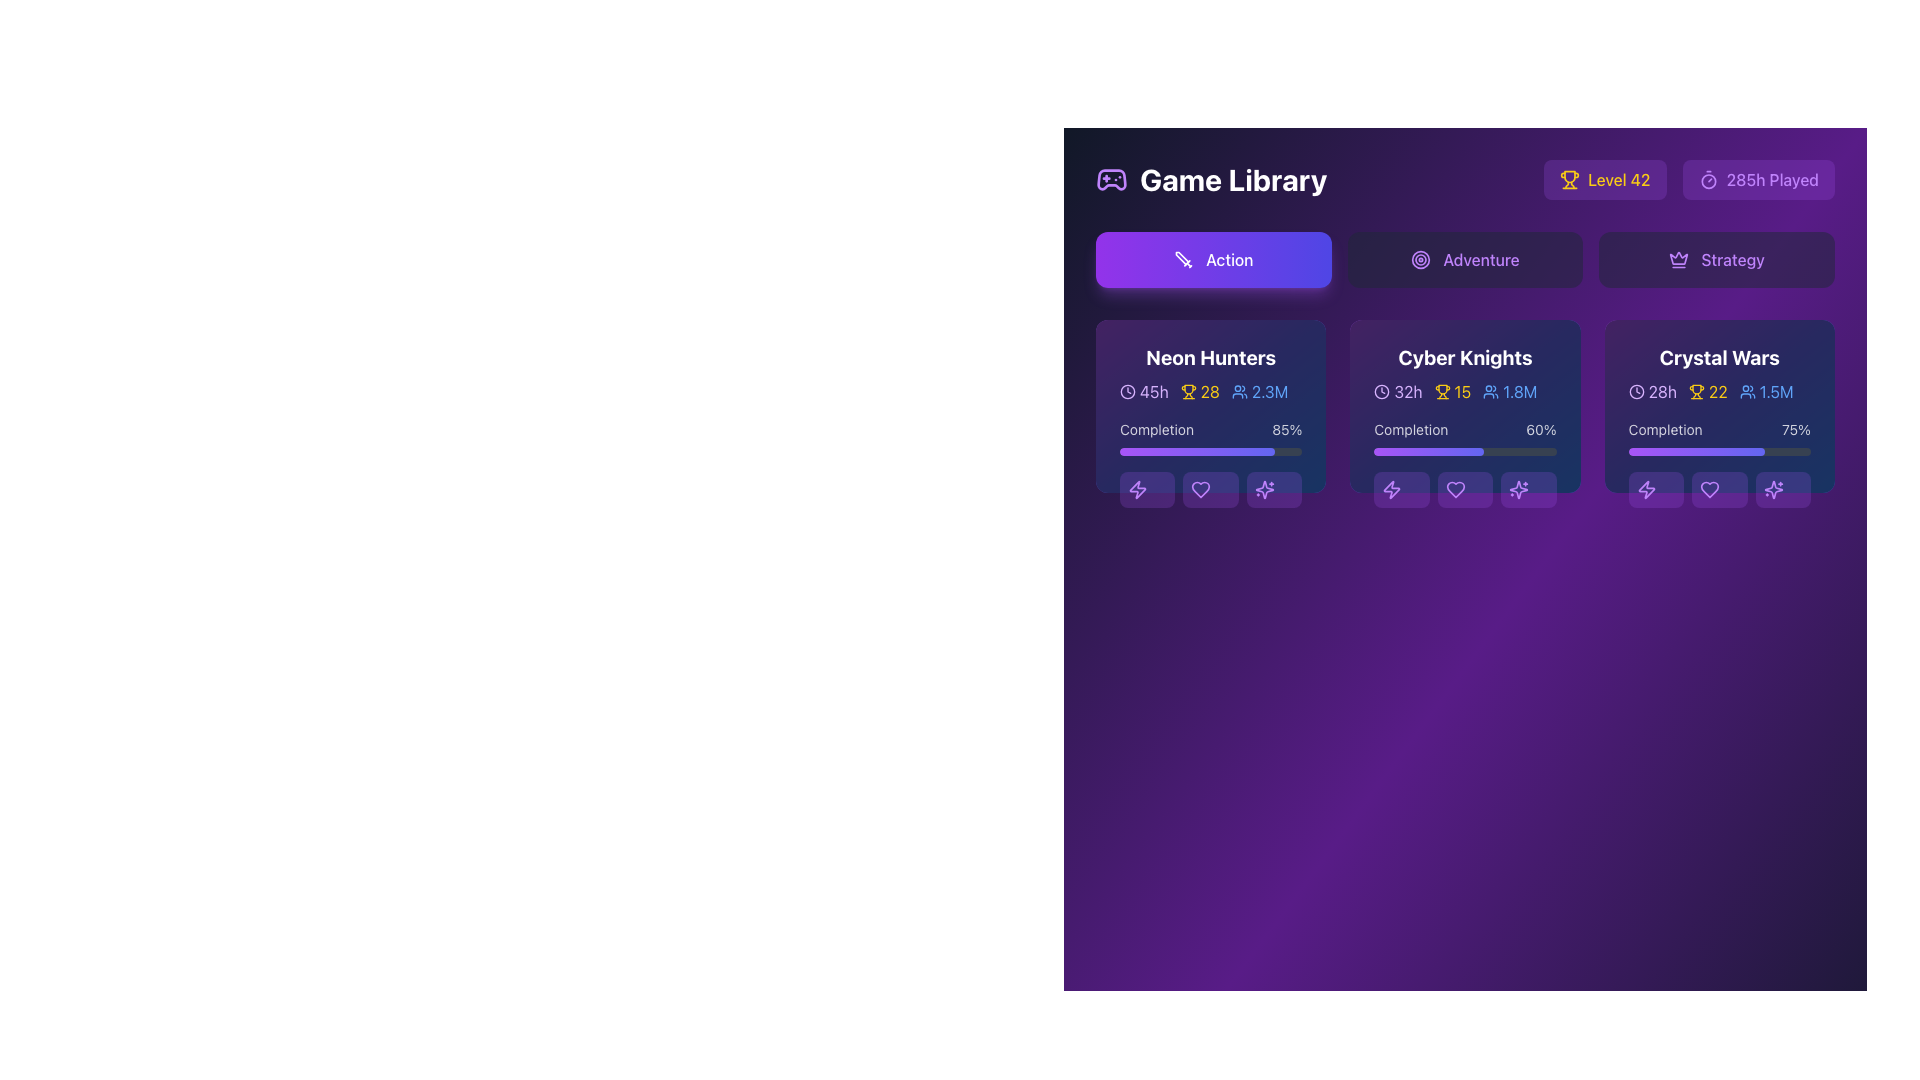  Describe the element at coordinates (1188, 392) in the screenshot. I see `the achievements icon located in the 'Neon Hunters' section, next to the text '28'` at that location.